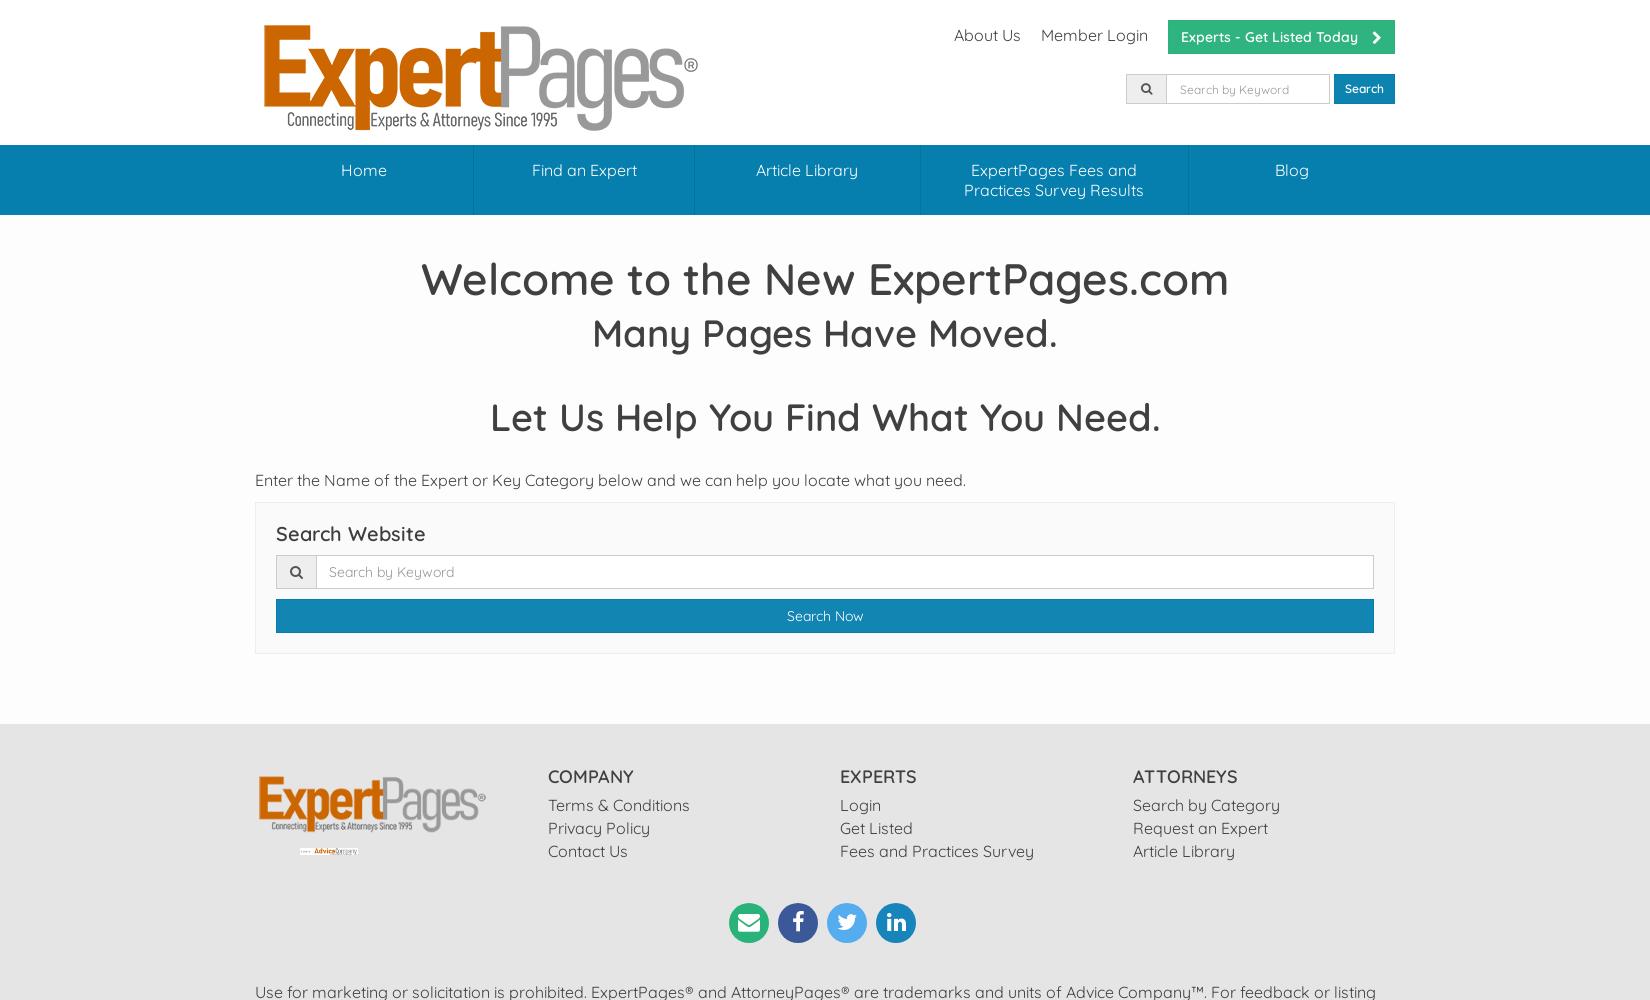  I want to click on 'Login', so click(860, 805).